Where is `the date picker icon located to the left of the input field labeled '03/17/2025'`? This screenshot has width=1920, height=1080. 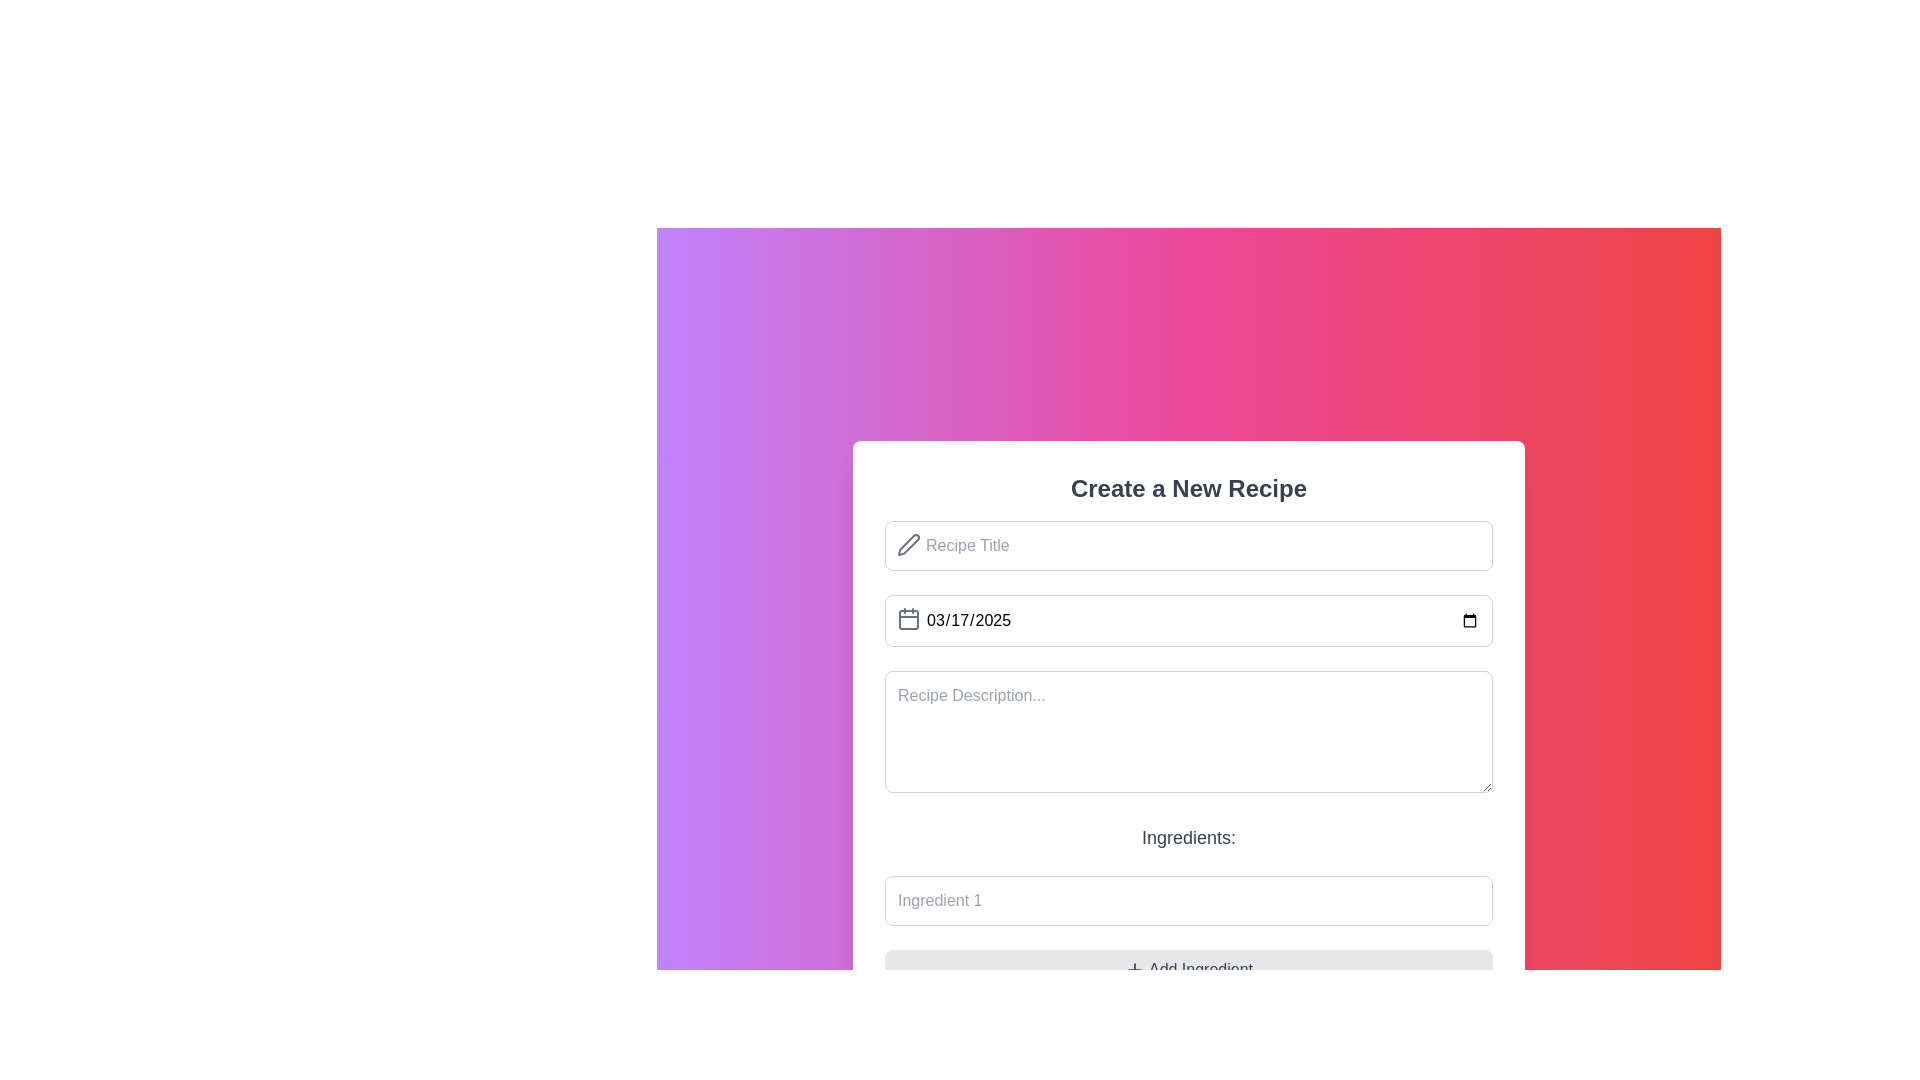
the date picker icon located to the left of the input field labeled '03/17/2025' is located at coordinates (907, 617).